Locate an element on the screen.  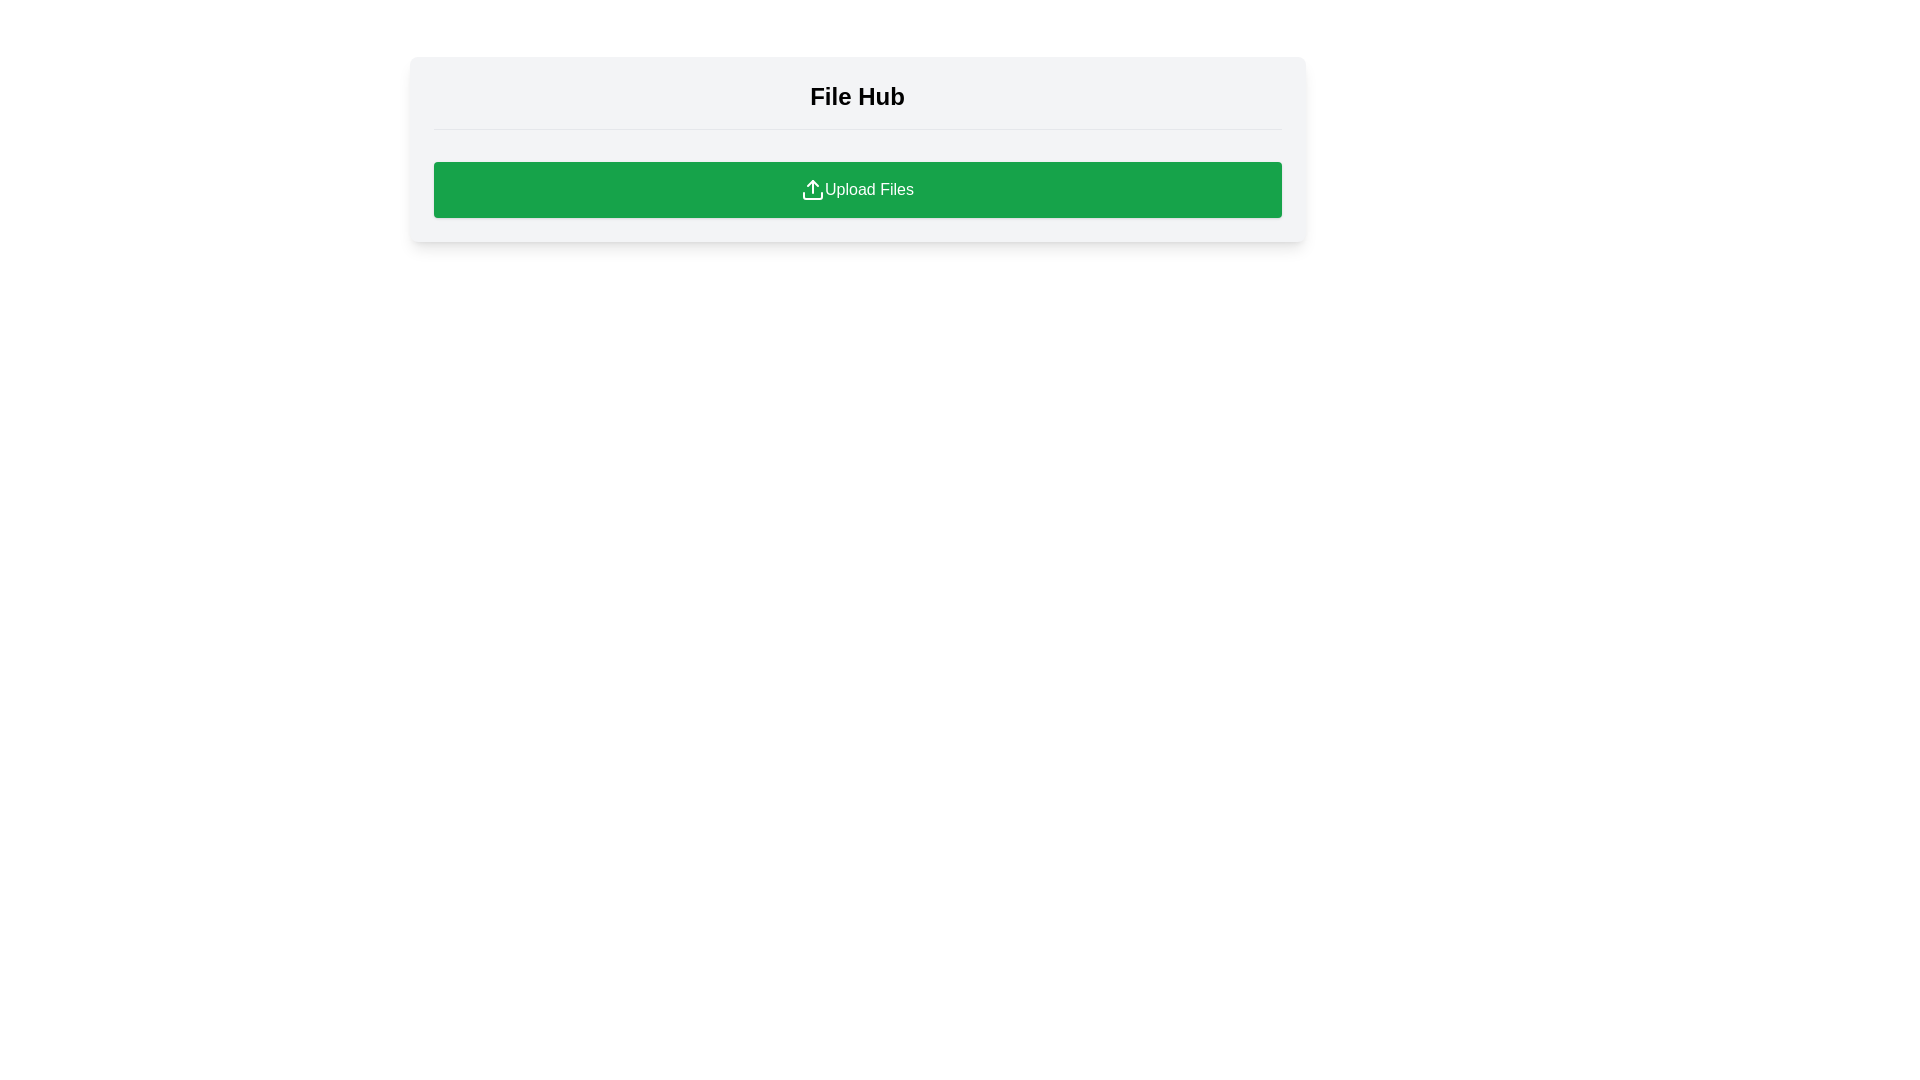
the static text label indicating 'File Hub', which serves as a title for file management or browsing is located at coordinates (857, 96).